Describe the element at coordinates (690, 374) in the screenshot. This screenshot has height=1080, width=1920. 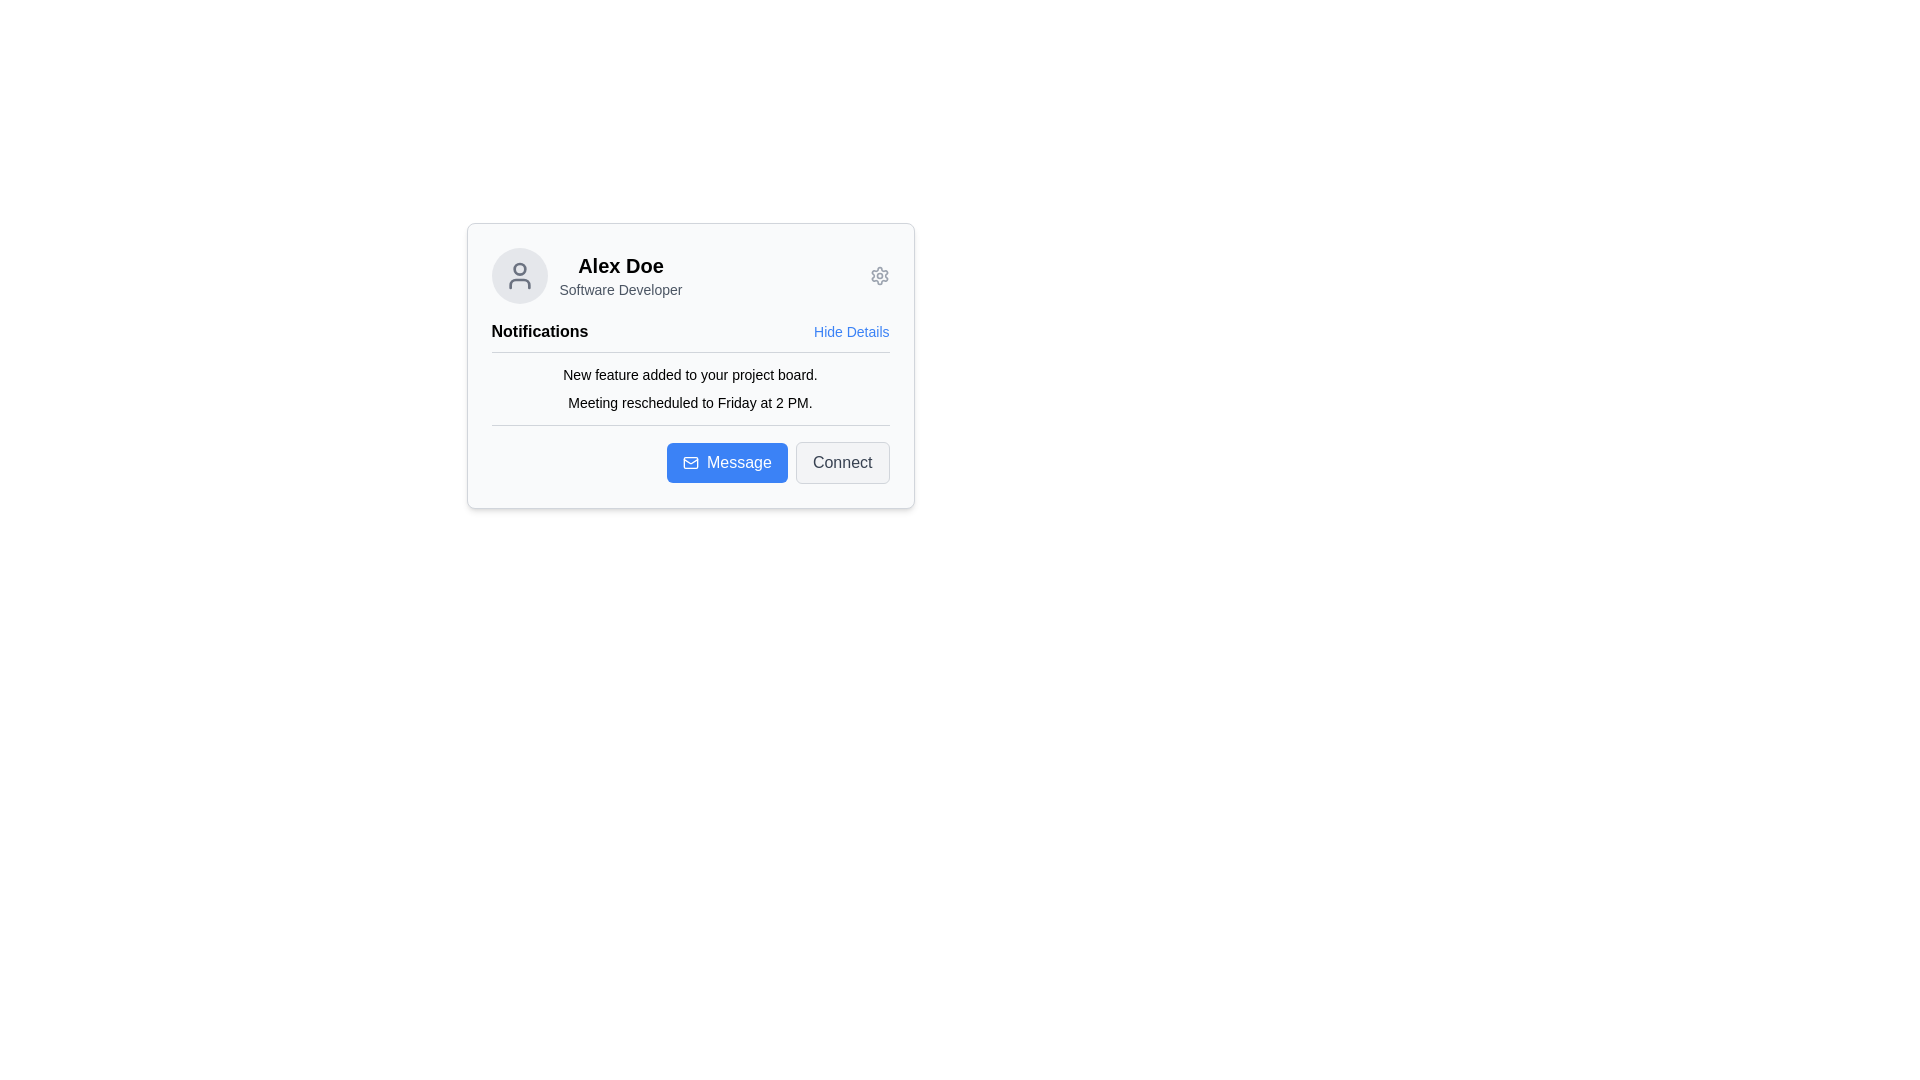
I see `the static text element that informs the user about a new feature on their project board, located at the top of the notification section` at that location.